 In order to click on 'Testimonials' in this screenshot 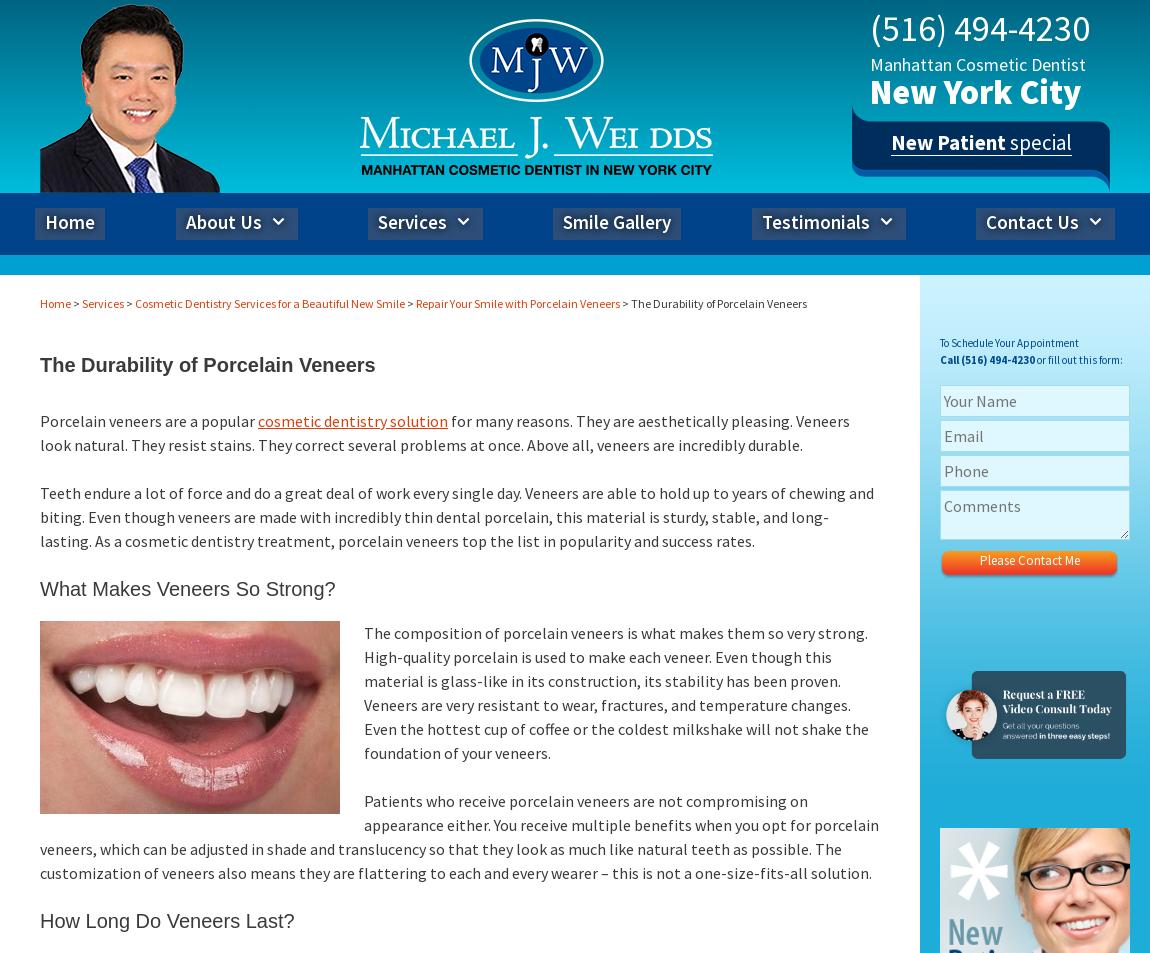, I will do `click(815, 220)`.